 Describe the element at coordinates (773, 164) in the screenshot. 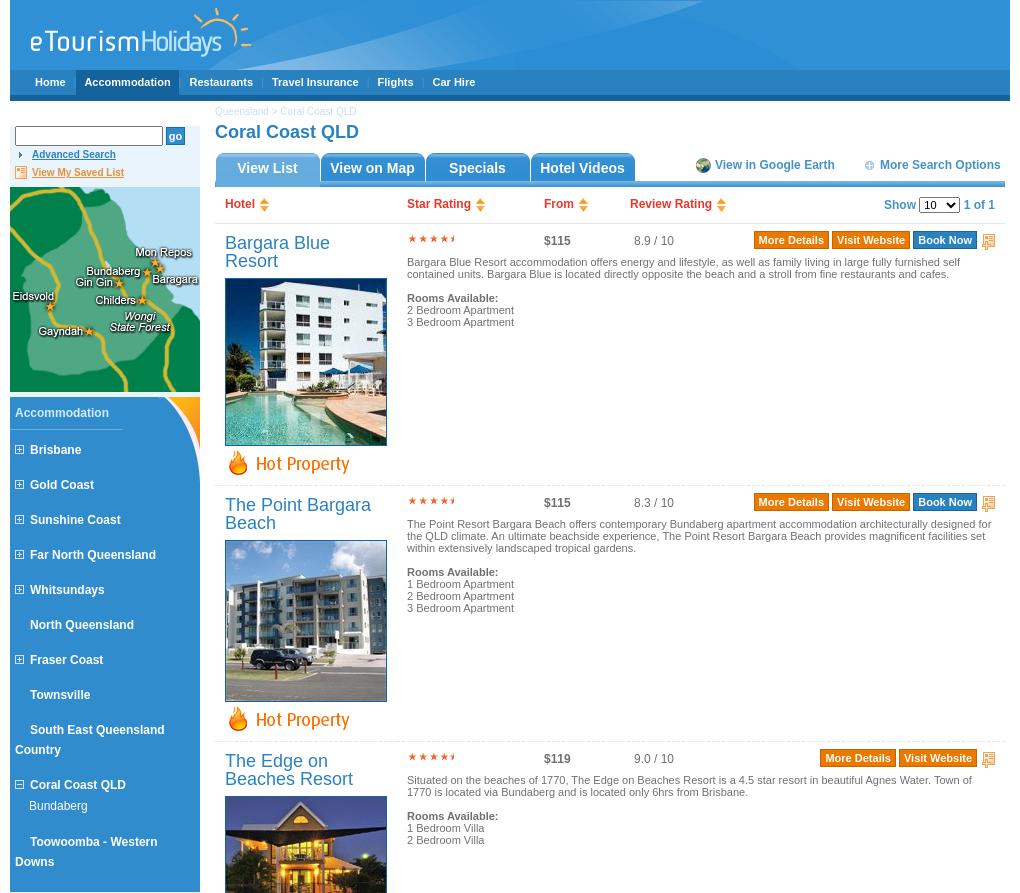

I see `'View in Google Earth'` at that location.